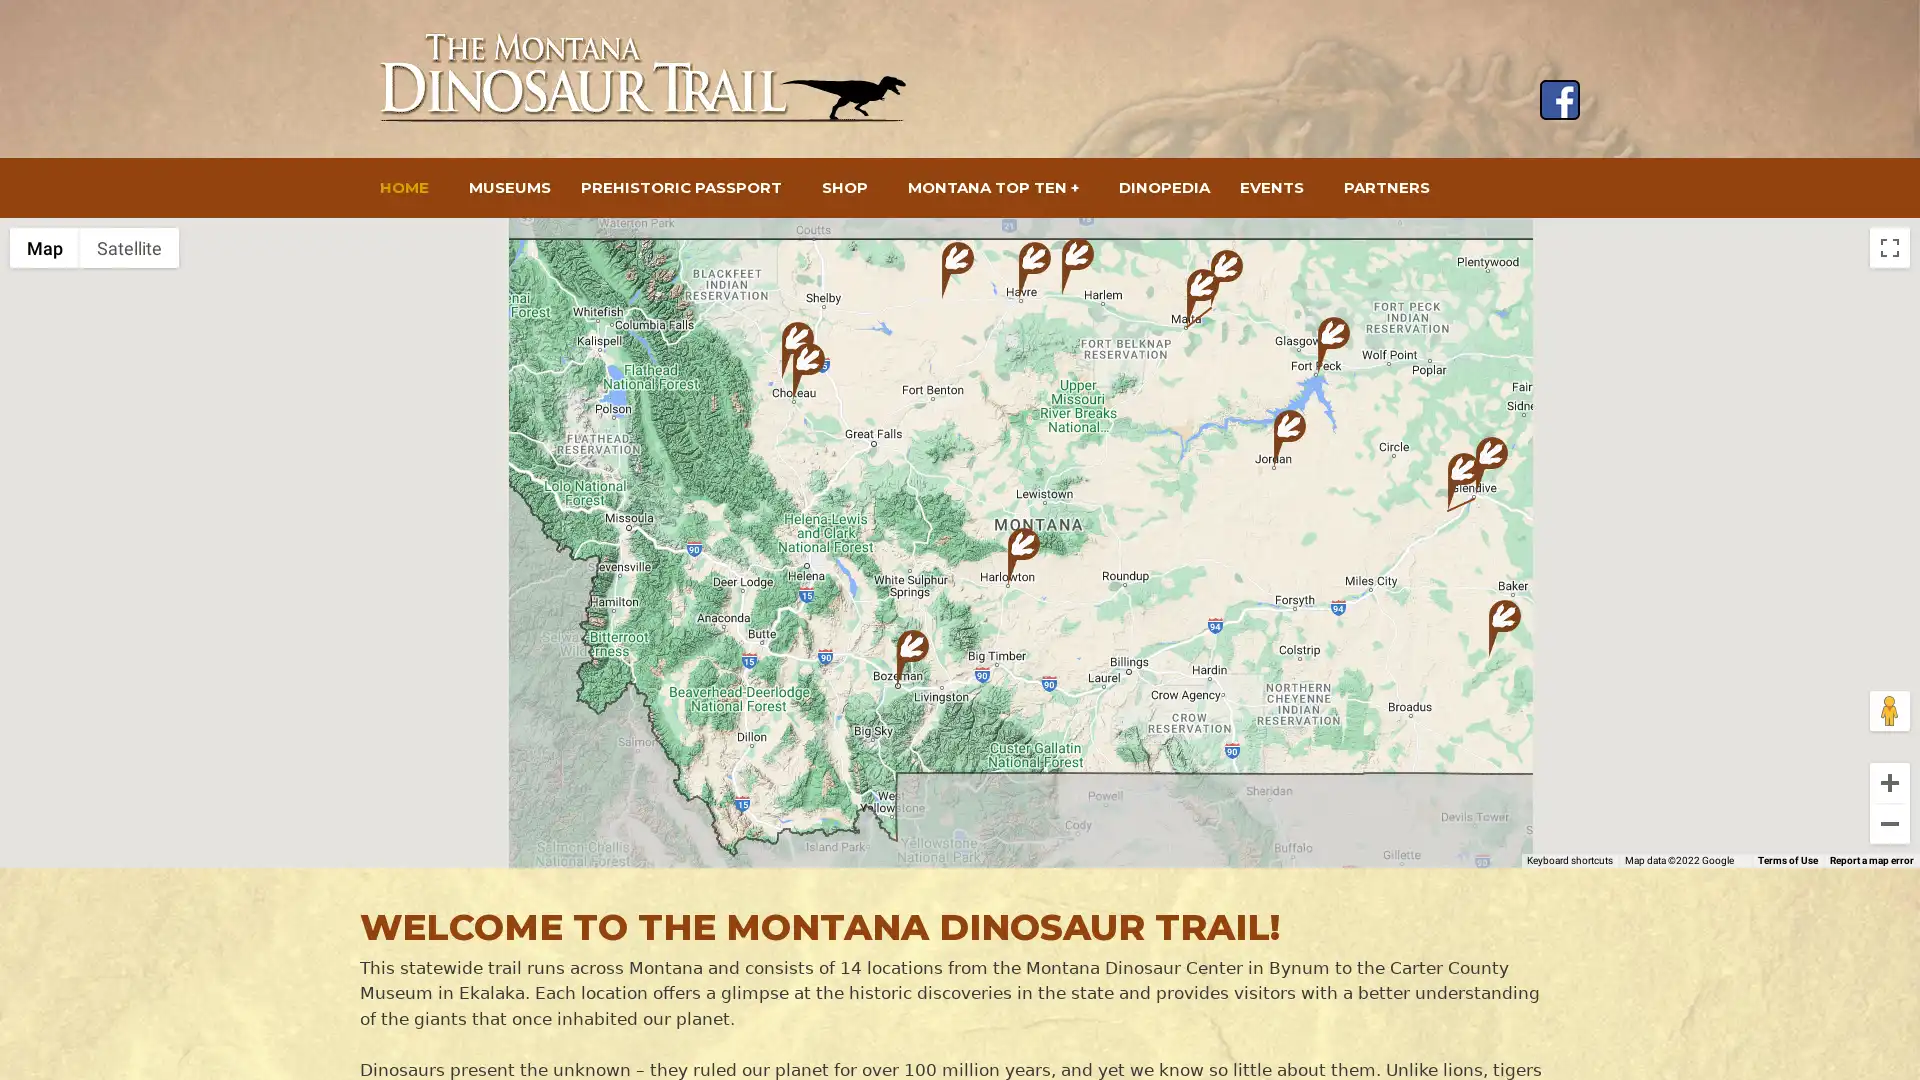  I want to click on Great Plains Dinosaur Museum, so click(1202, 297).